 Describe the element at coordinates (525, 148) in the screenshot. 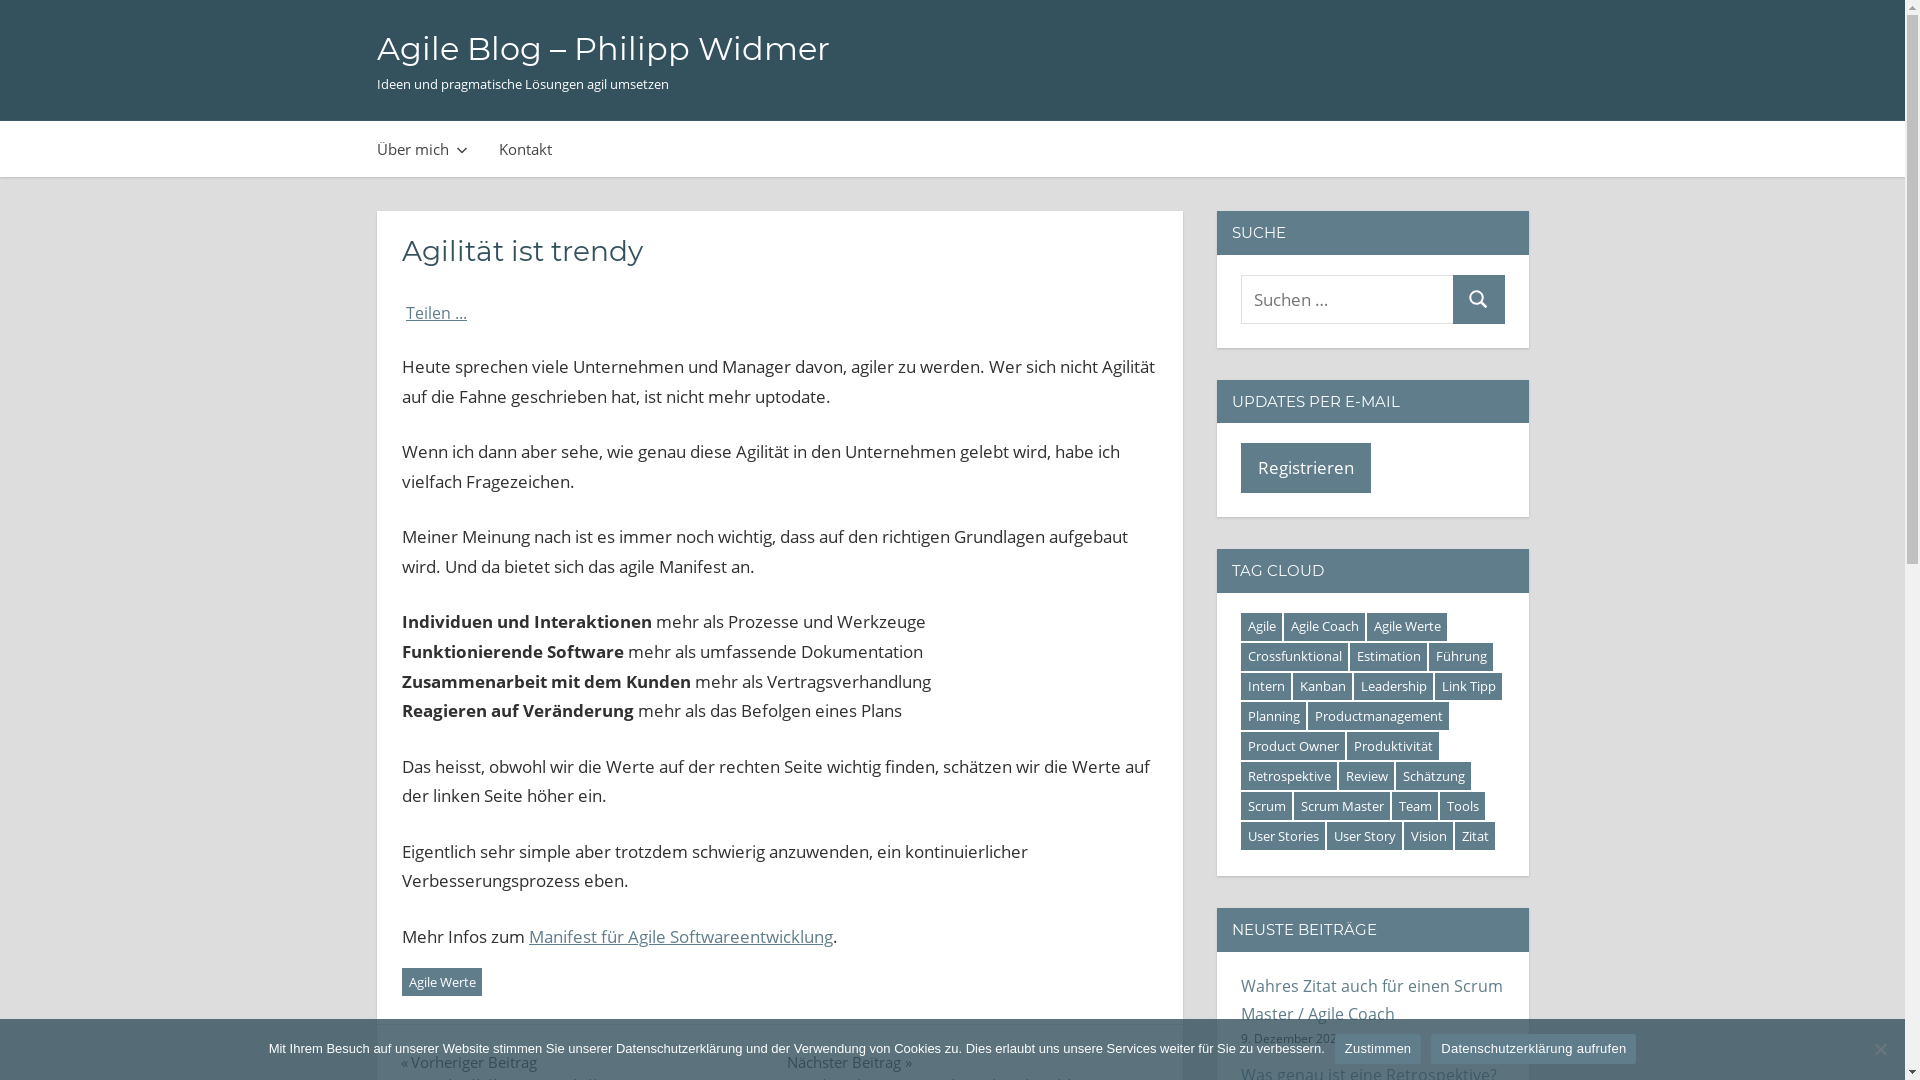

I see `'Kontakt'` at that location.